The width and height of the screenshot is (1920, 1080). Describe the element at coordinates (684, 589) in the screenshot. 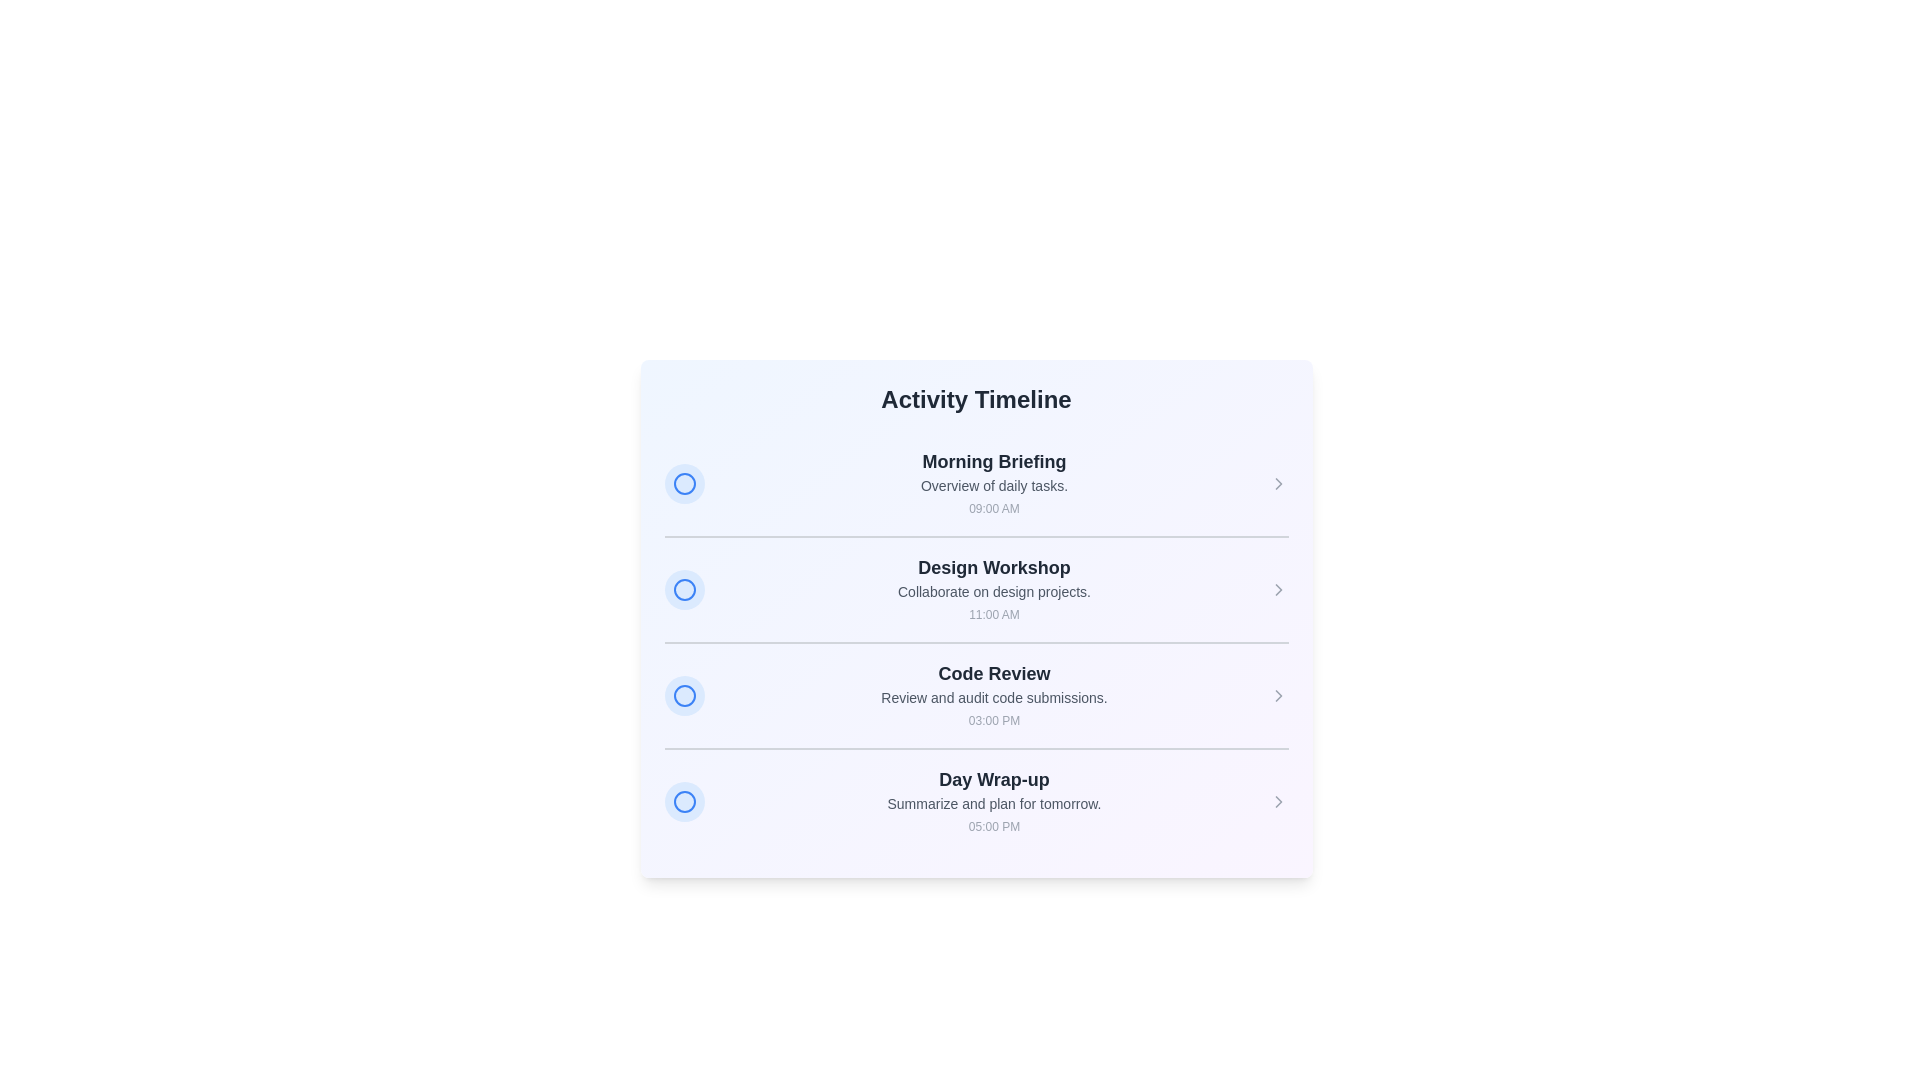

I see `the circular icon indicator with a blue border located in the timeline UI, positioned second in the order, next to 'Design Workshop'` at that location.